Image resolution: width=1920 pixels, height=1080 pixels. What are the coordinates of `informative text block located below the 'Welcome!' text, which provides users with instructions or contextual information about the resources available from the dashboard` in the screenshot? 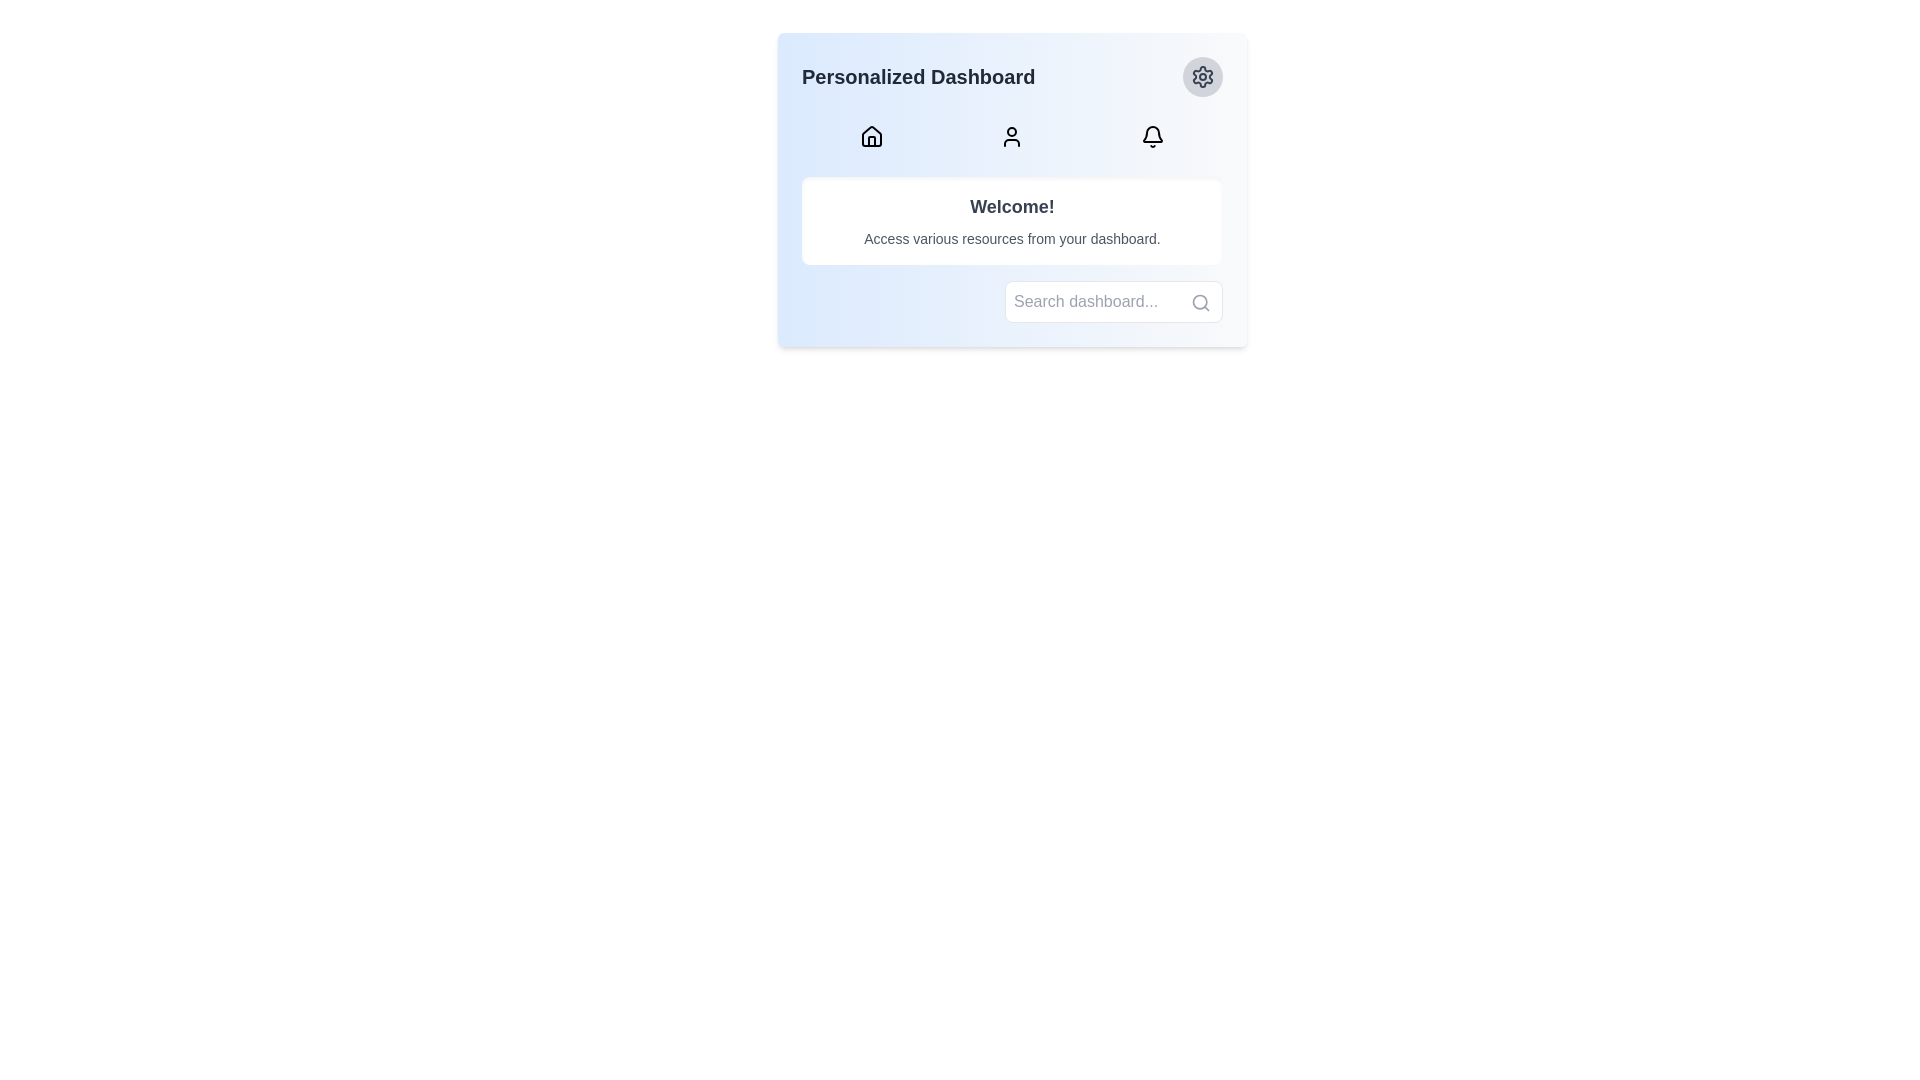 It's located at (1012, 238).